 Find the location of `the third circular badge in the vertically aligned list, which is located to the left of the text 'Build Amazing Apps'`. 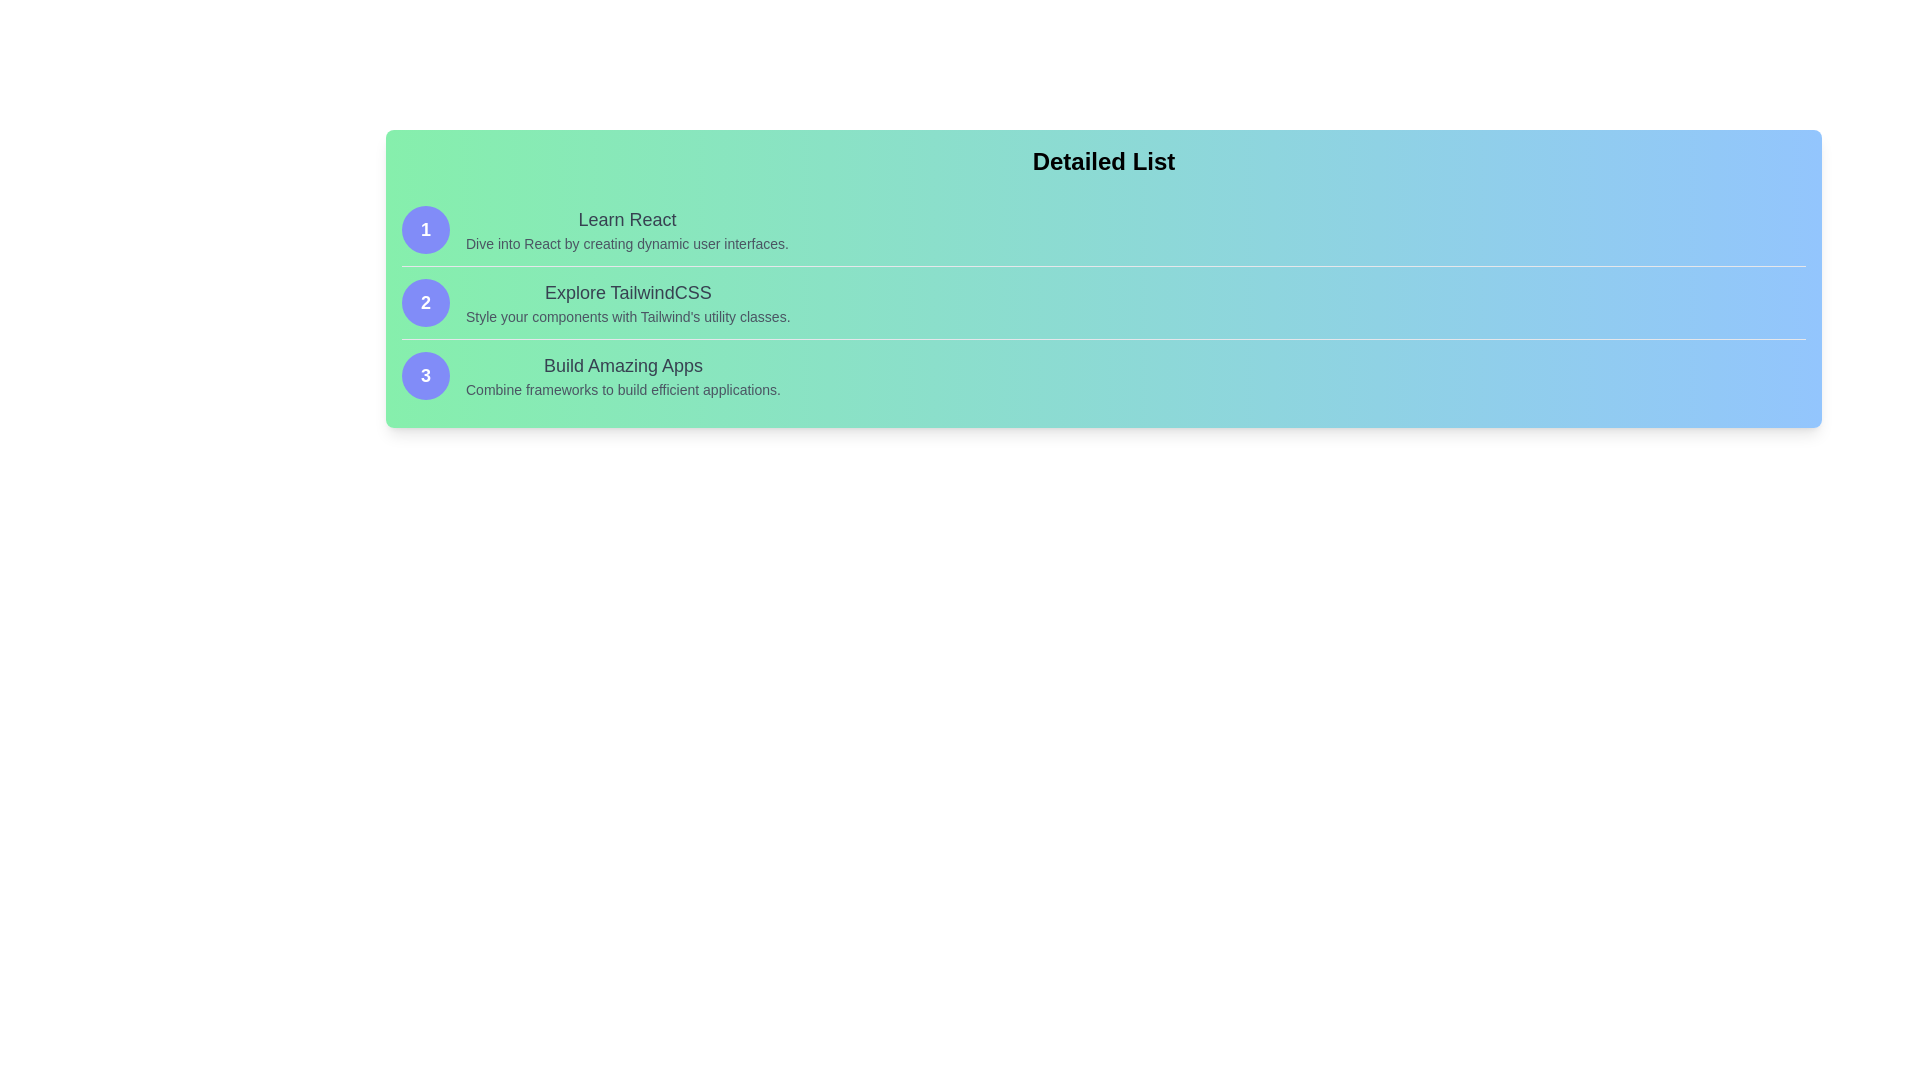

the third circular badge in the vertically aligned list, which is located to the left of the text 'Build Amazing Apps' is located at coordinates (425, 375).